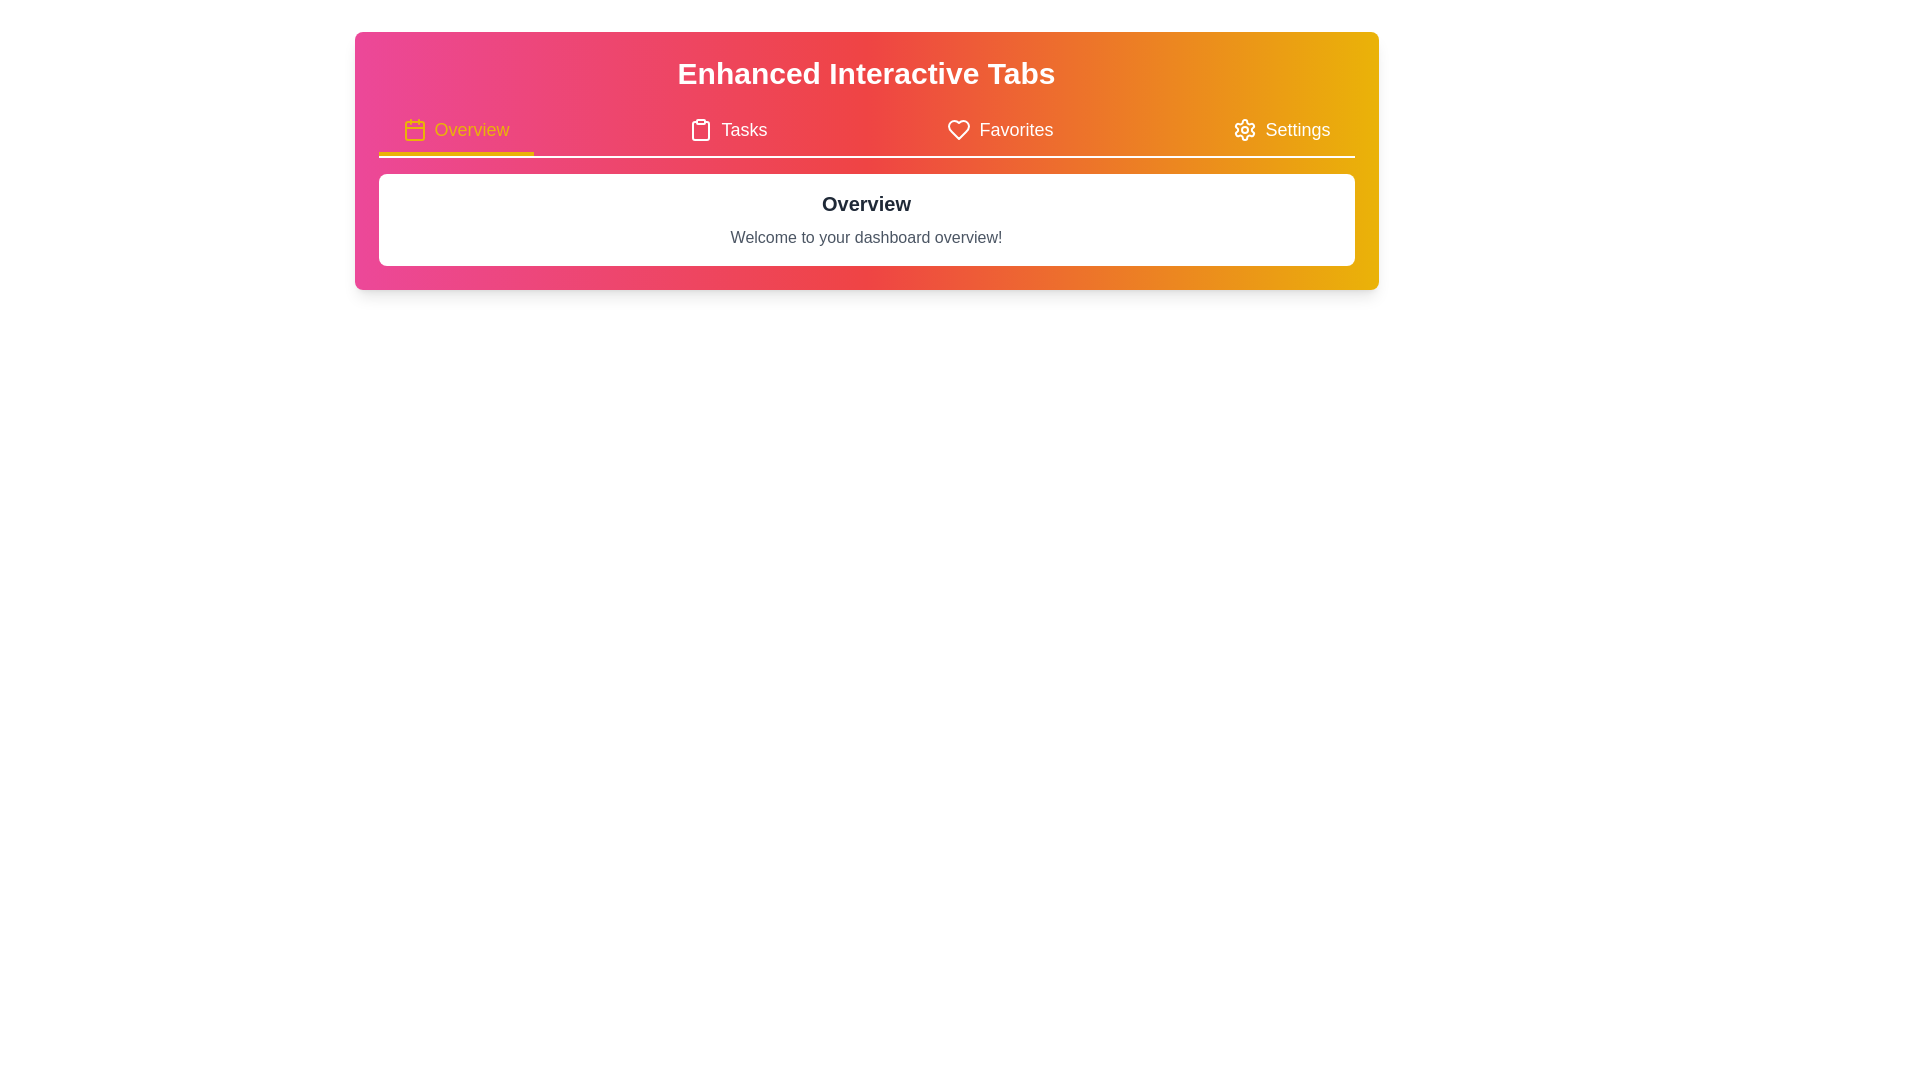  Describe the element at coordinates (413, 130) in the screenshot. I see `the 'Overview' tab icon located in the horizontal navigation bar, which indicates functionality related to a dashboard or general summary view` at that location.